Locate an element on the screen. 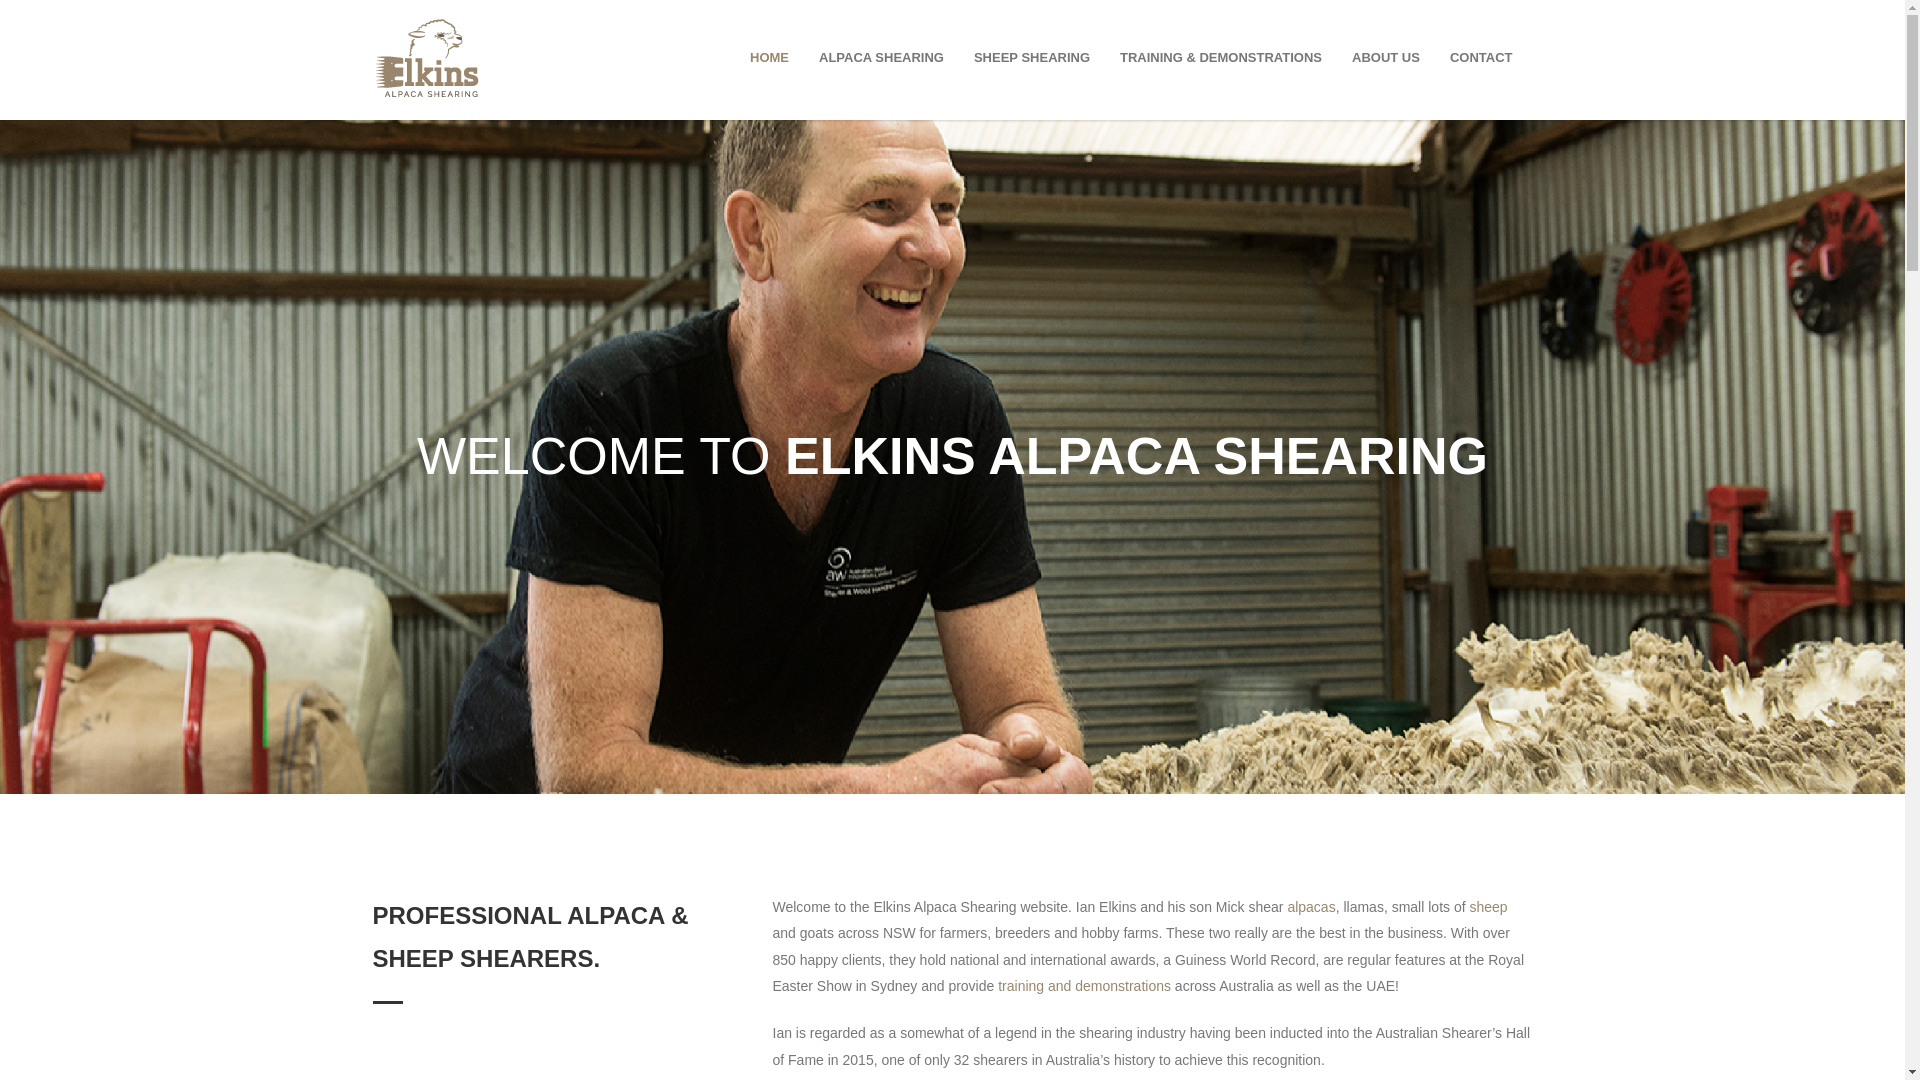 This screenshot has width=1920, height=1080. 'TRAINING & DEMONSTRATIONS' is located at coordinates (1103, 56).